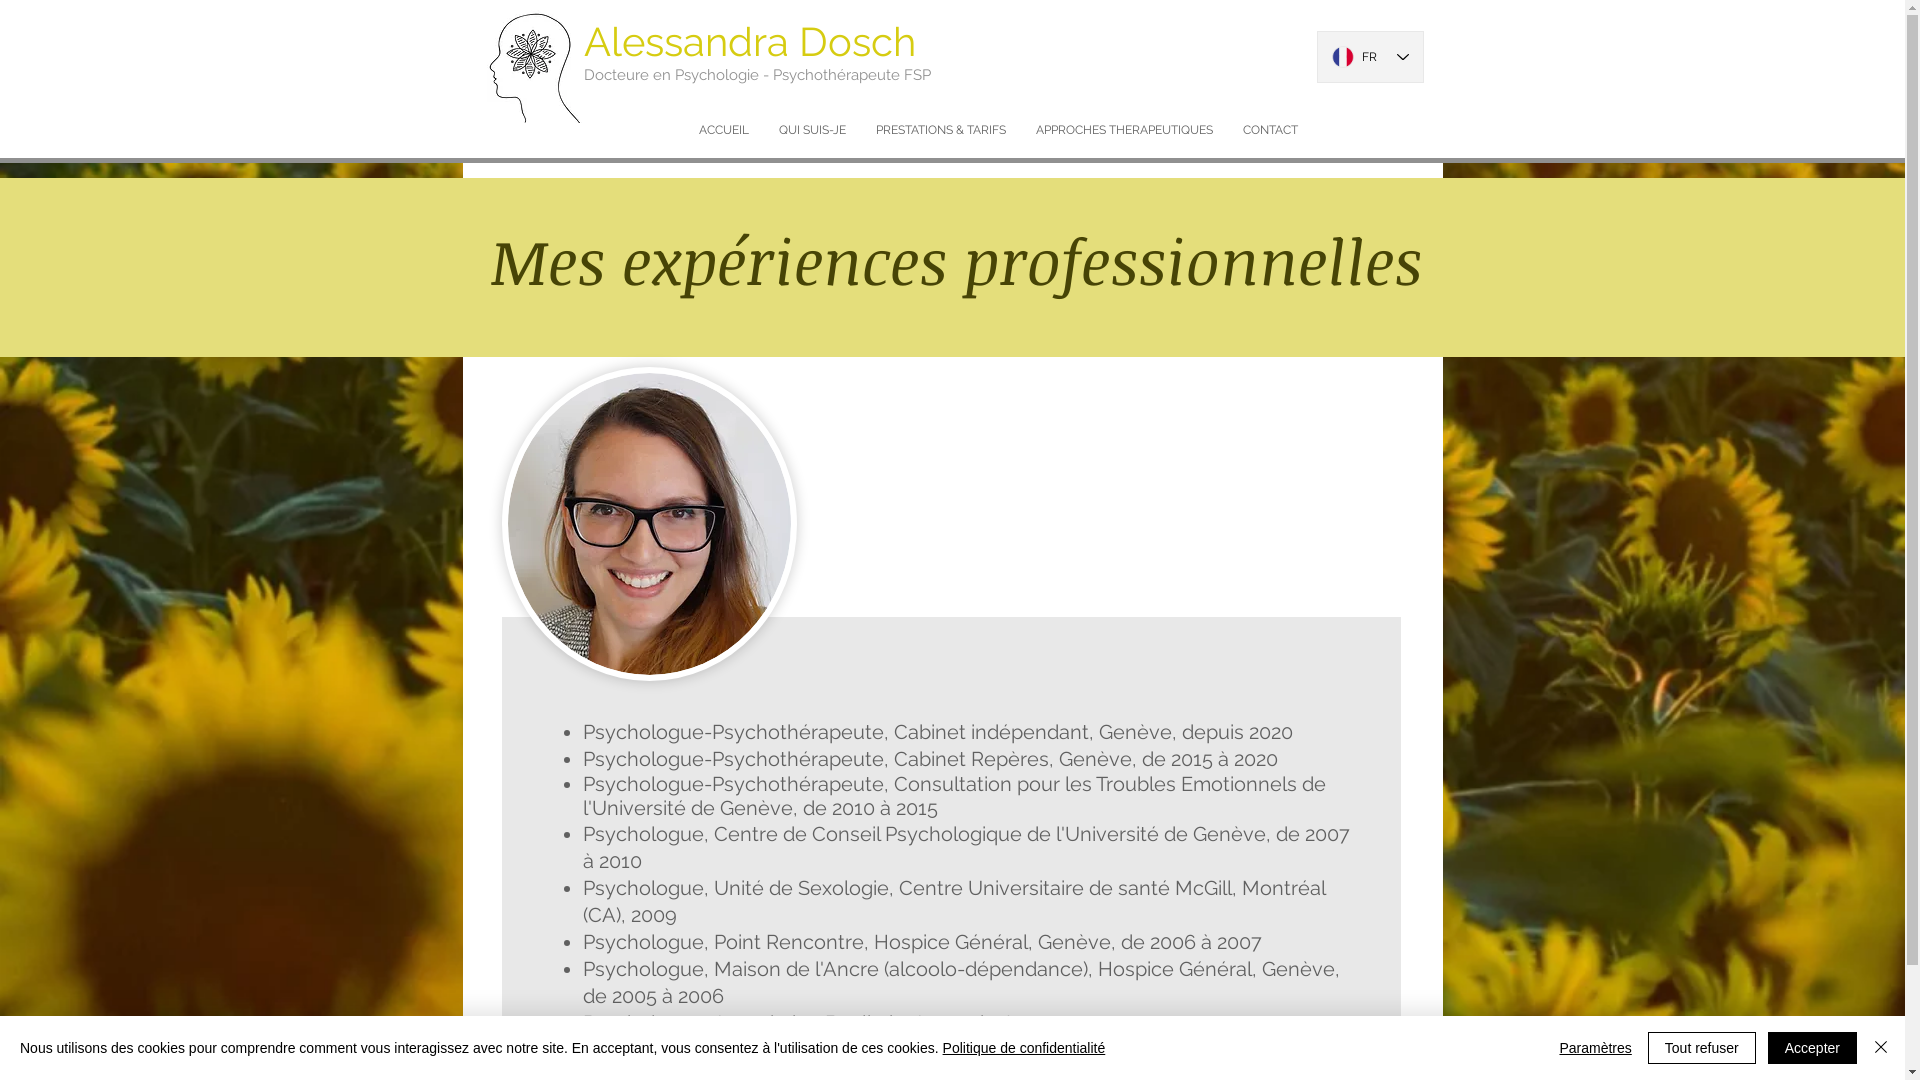 This screenshot has height=1080, width=1920. Describe the element at coordinates (684, 130) in the screenshot. I see `'ACCUEIL'` at that location.